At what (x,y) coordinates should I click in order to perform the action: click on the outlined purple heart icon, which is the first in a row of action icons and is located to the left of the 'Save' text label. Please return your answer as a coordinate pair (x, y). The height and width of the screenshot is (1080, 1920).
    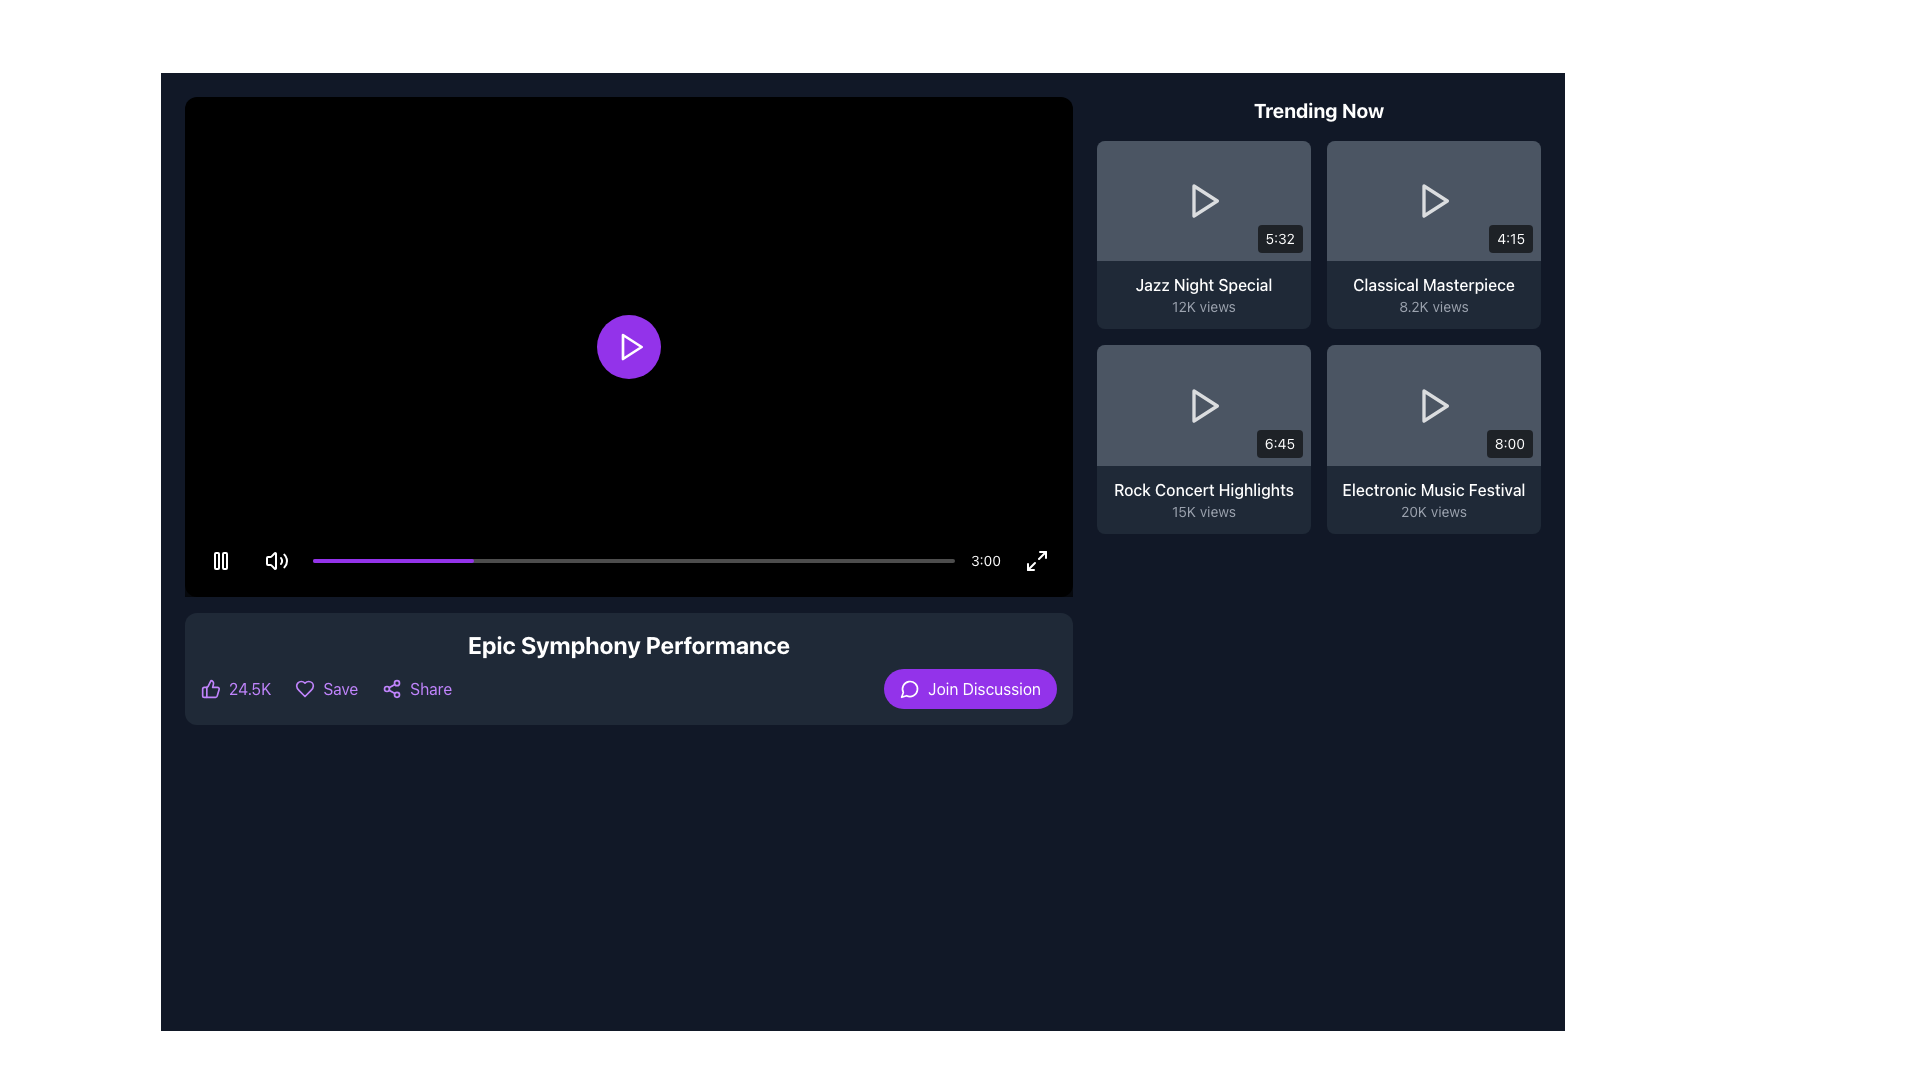
    Looking at the image, I should click on (304, 687).